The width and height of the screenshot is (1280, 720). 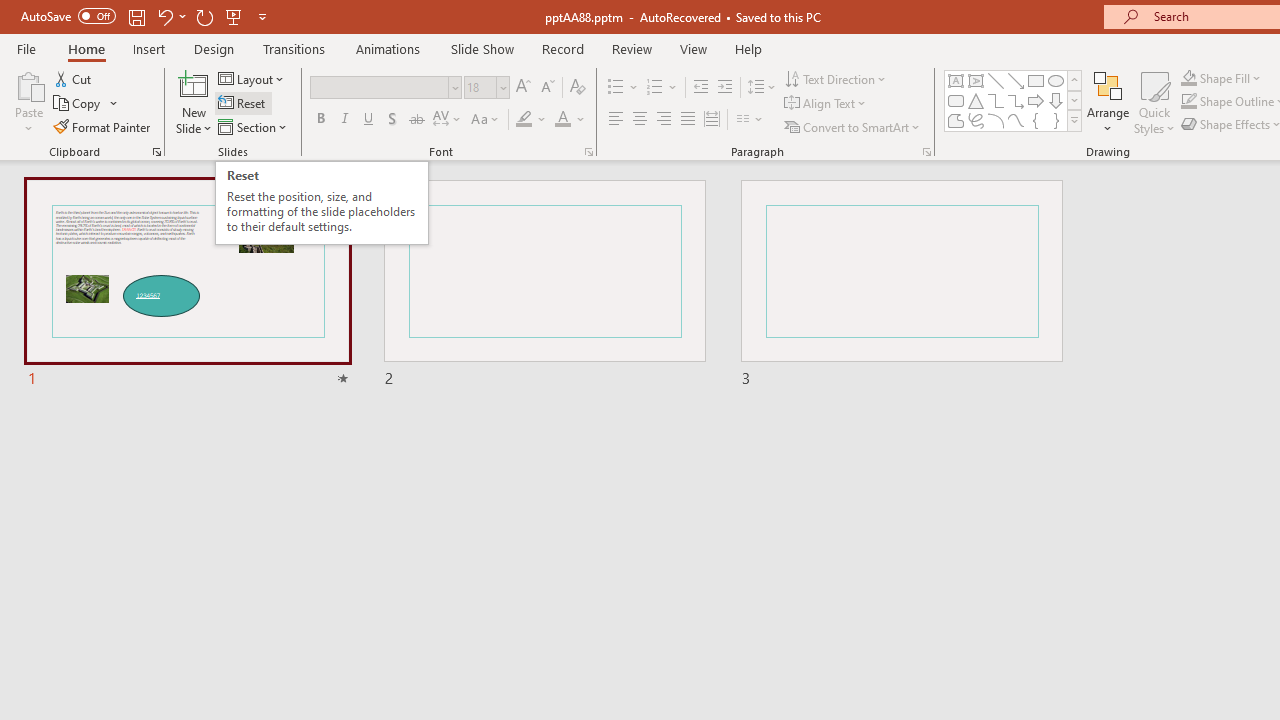 I want to click on 'Shape Outline Teal, Accent 1', so click(x=1189, y=101).